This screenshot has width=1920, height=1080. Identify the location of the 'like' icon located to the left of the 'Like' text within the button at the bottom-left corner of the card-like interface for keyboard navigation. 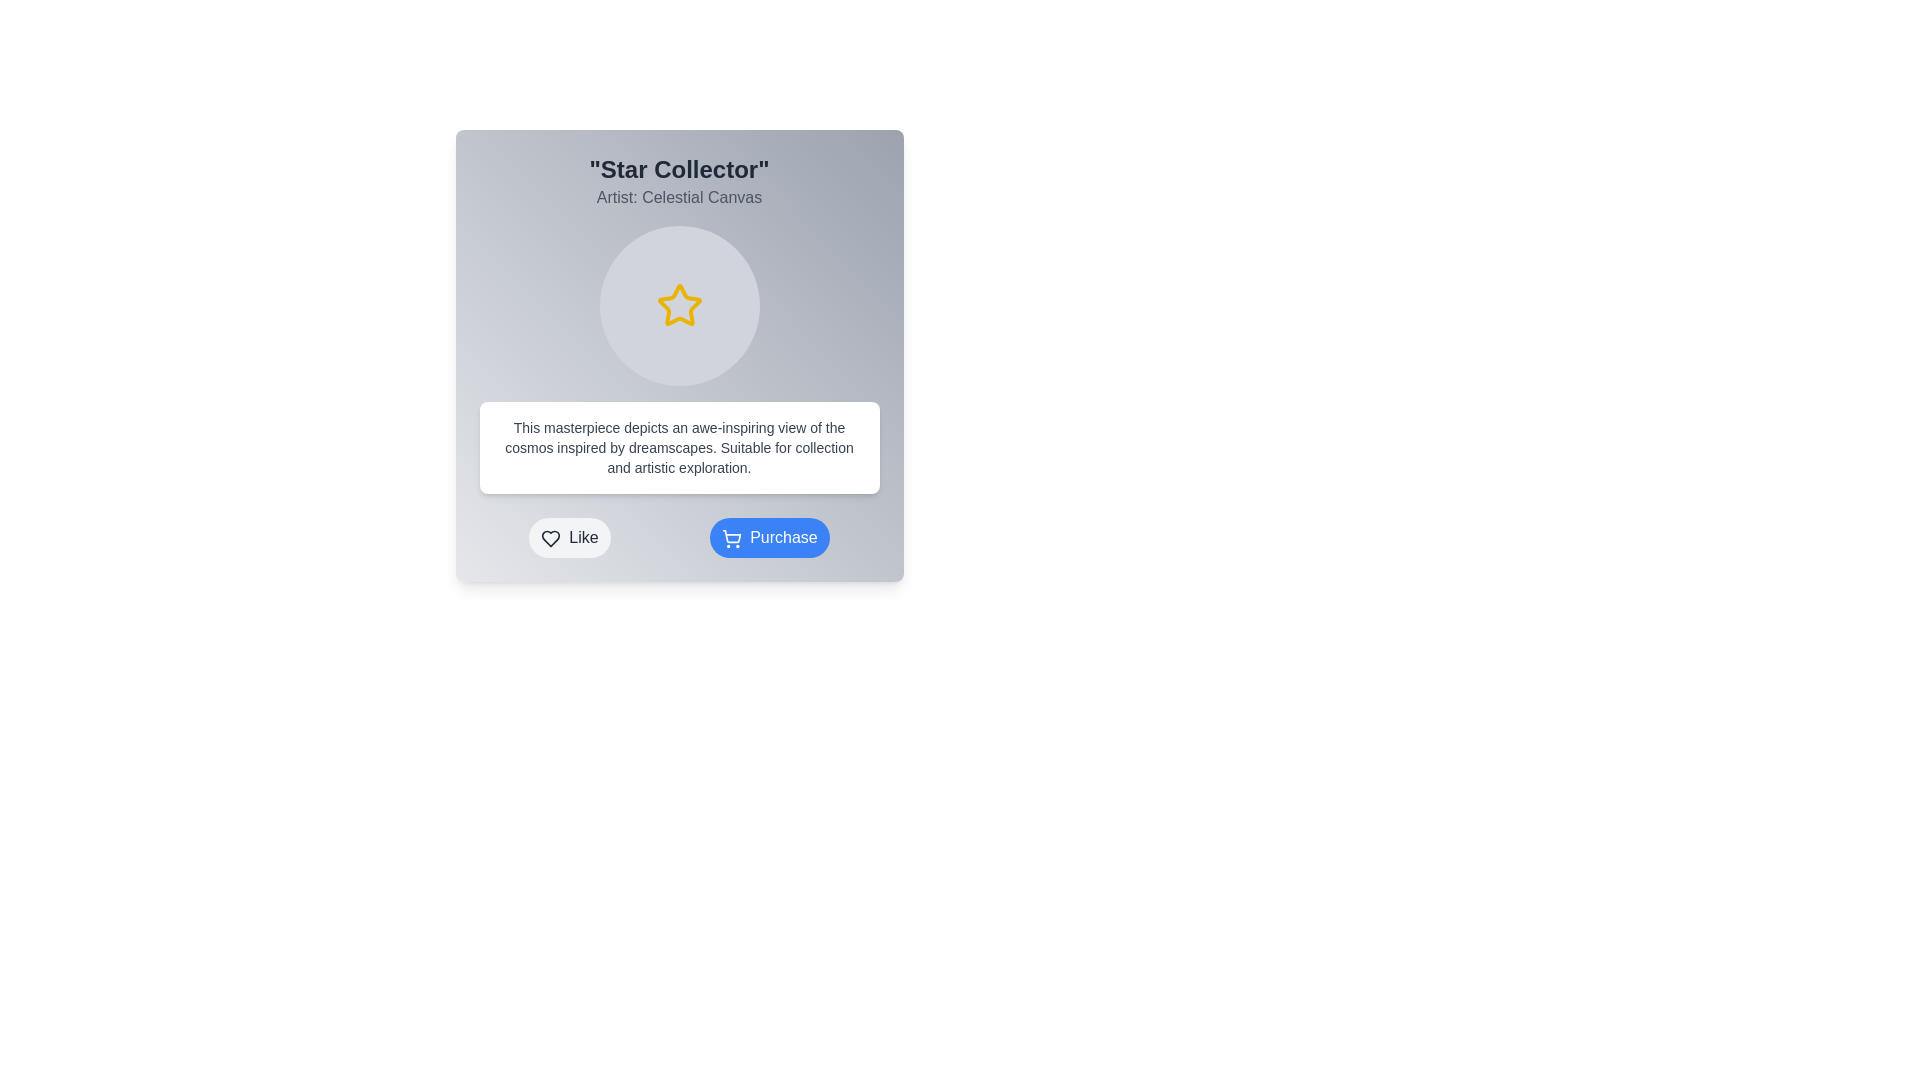
(551, 537).